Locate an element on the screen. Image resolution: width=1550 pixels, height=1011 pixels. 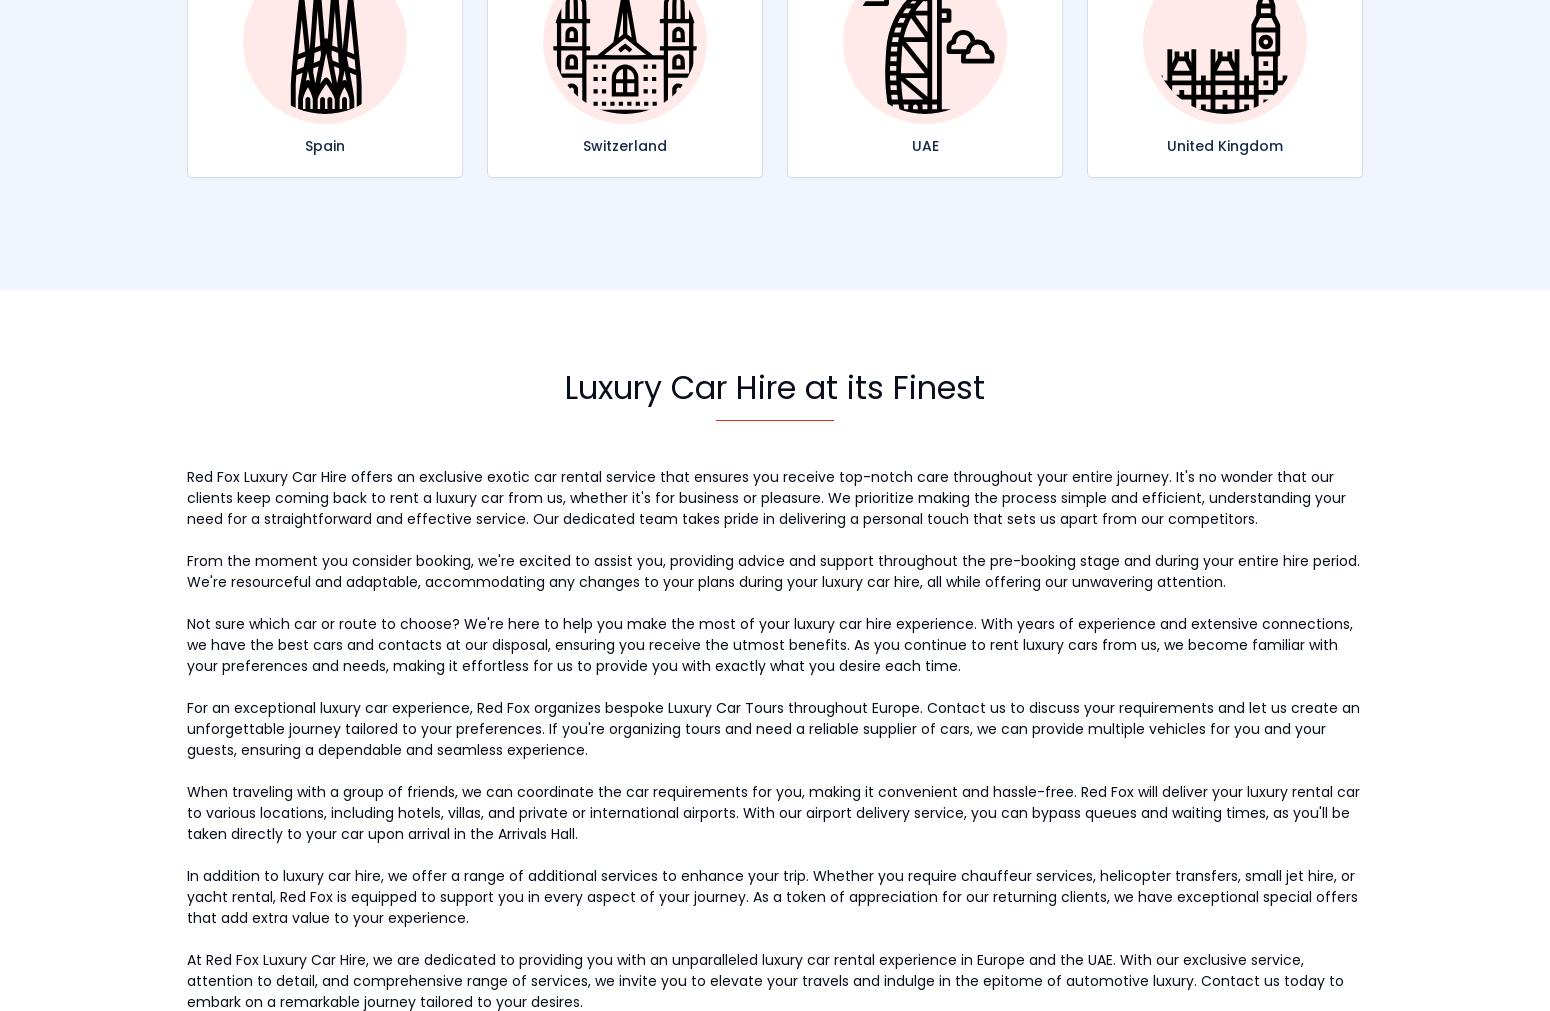
'United Kingdom' is located at coordinates (1224, 143).